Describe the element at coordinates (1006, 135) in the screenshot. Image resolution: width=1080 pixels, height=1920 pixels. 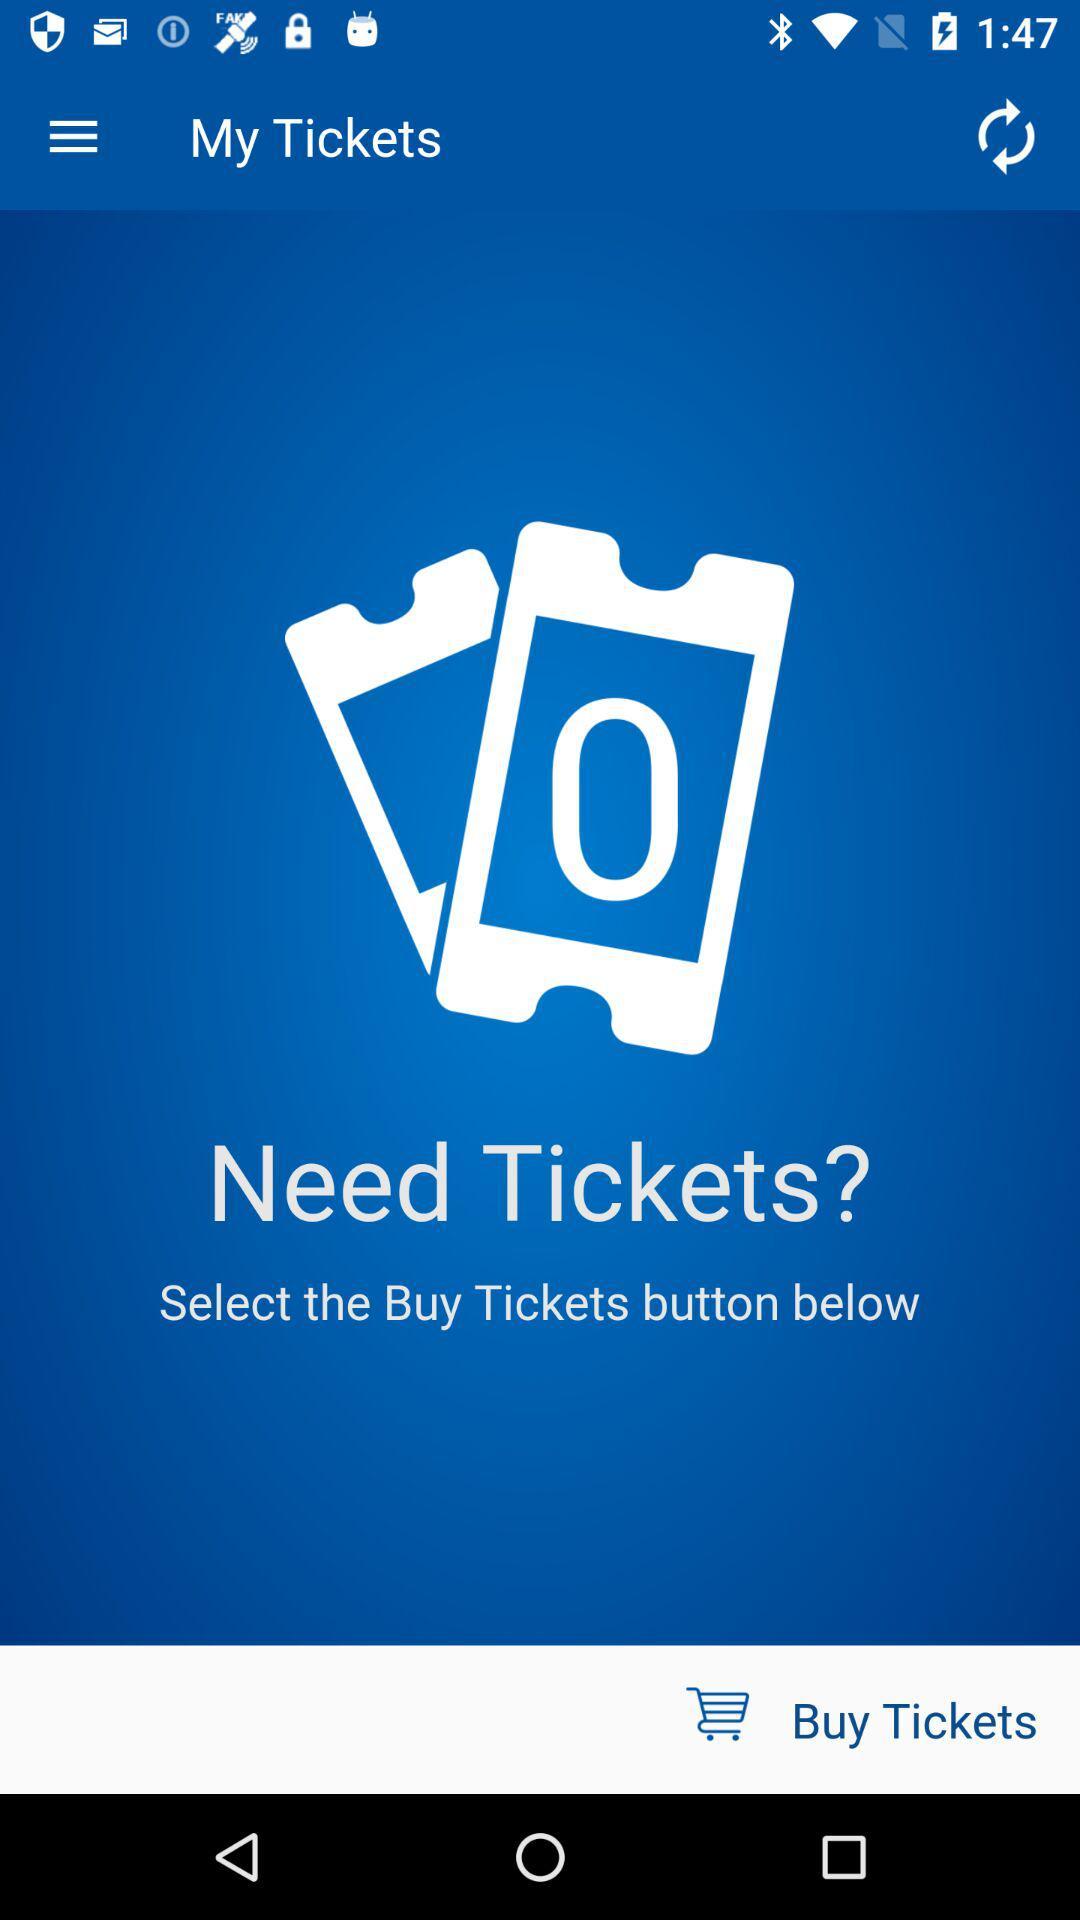
I see `the item above buy tickets` at that location.